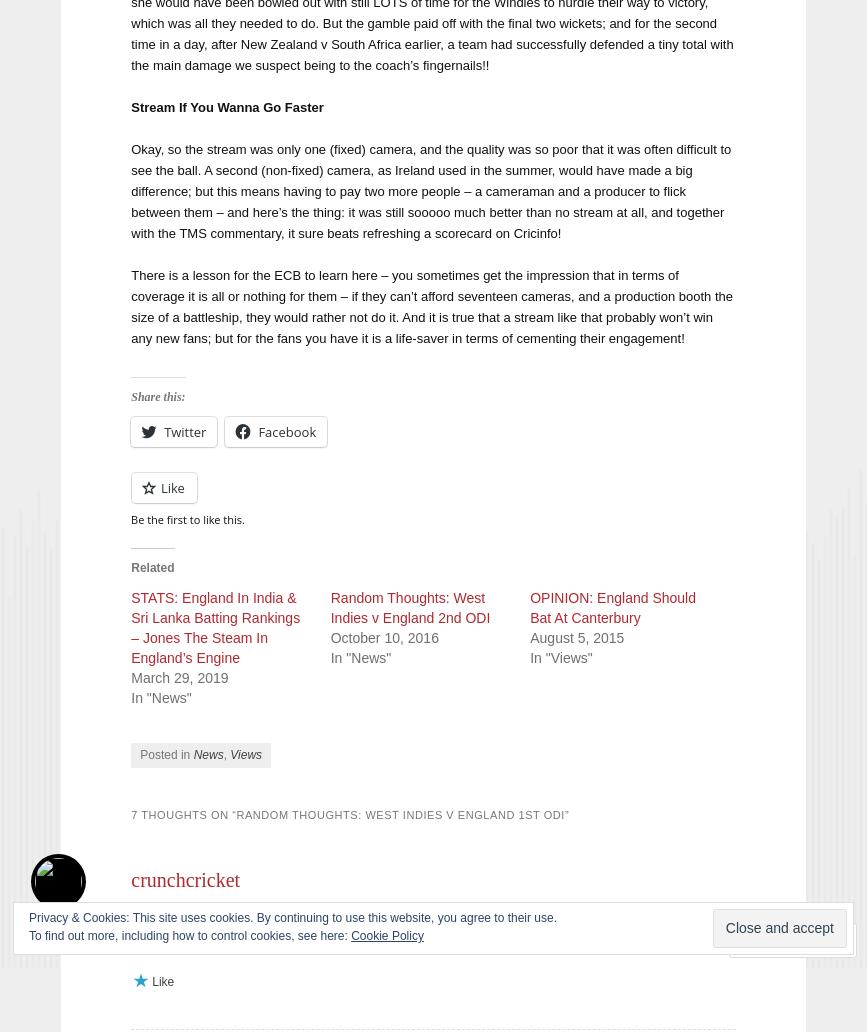 Image resolution: width=867 pixels, height=1032 pixels. Describe the element at coordinates (185, 429) in the screenshot. I see `'Twitter'` at that location.